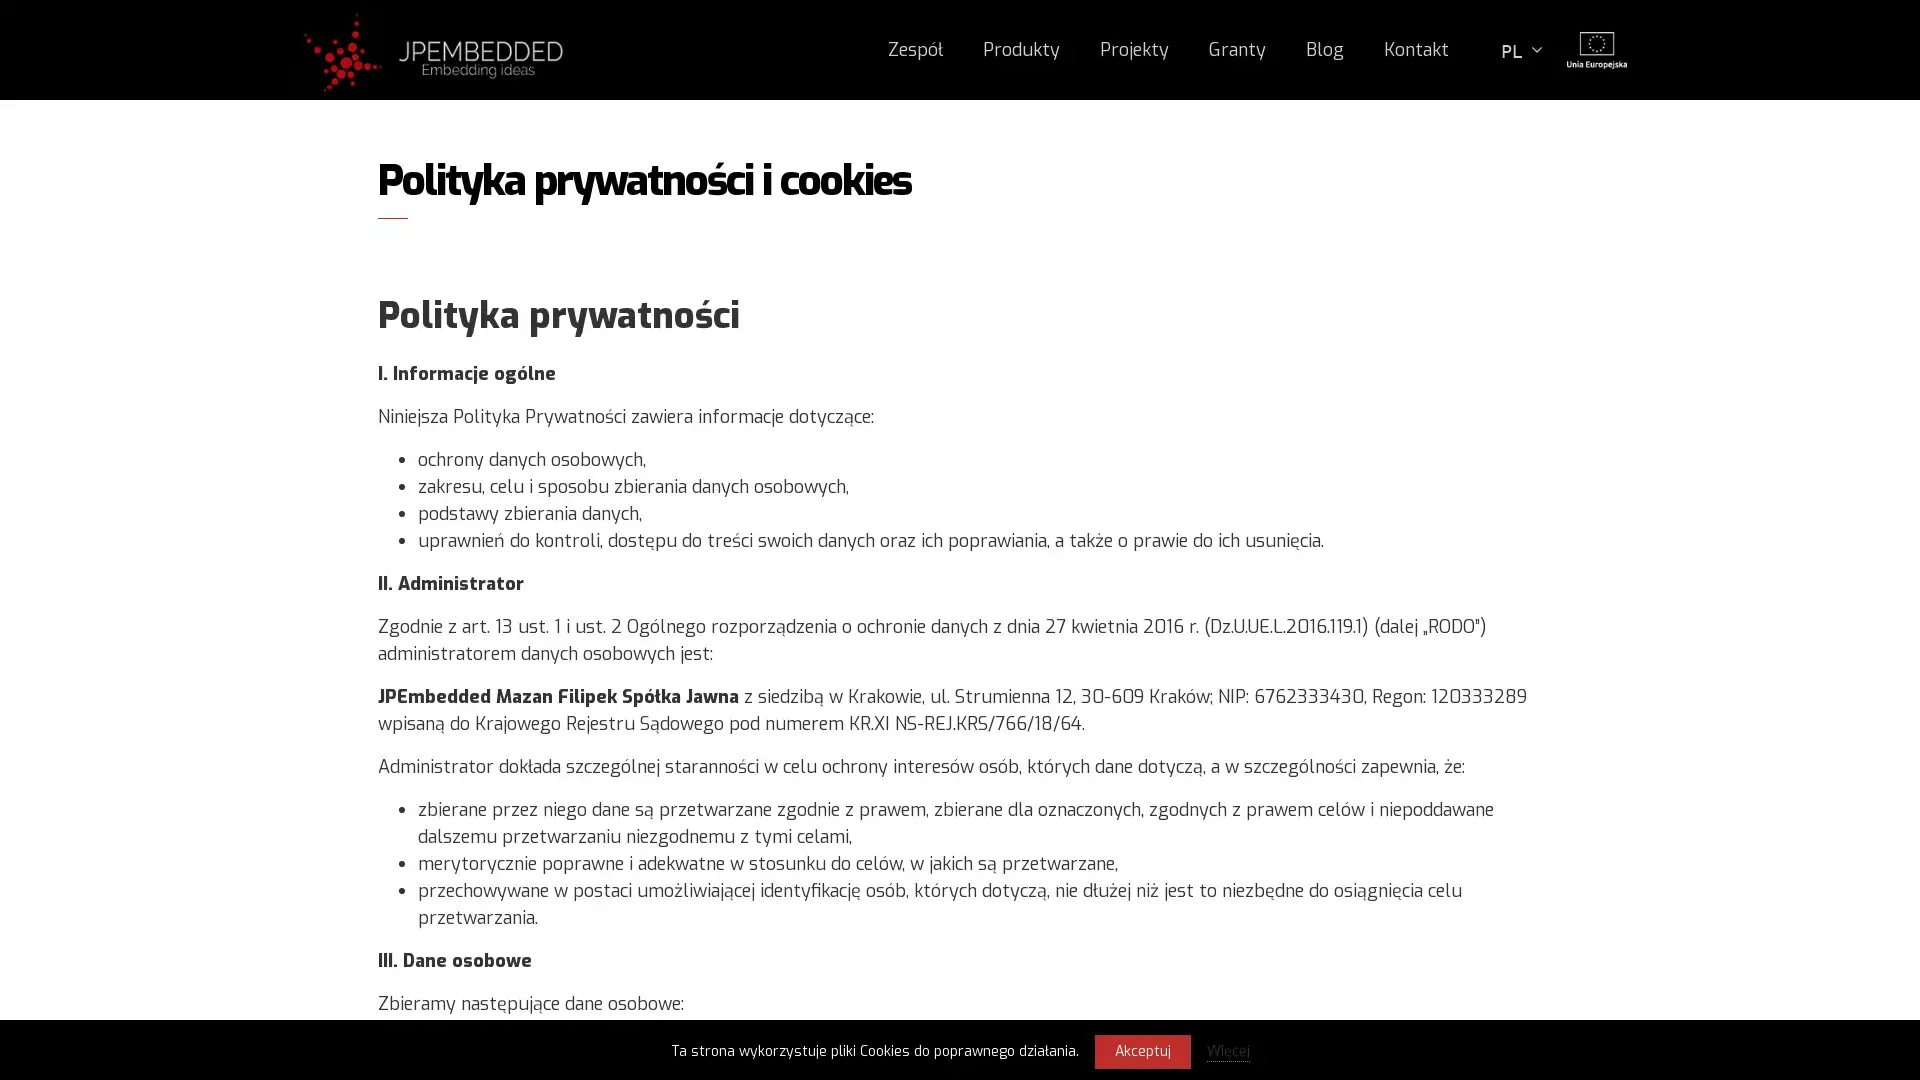 This screenshot has height=1080, width=1920. What do you see at coordinates (1520, 48) in the screenshot?
I see `PL` at bounding box center [1520, 48].